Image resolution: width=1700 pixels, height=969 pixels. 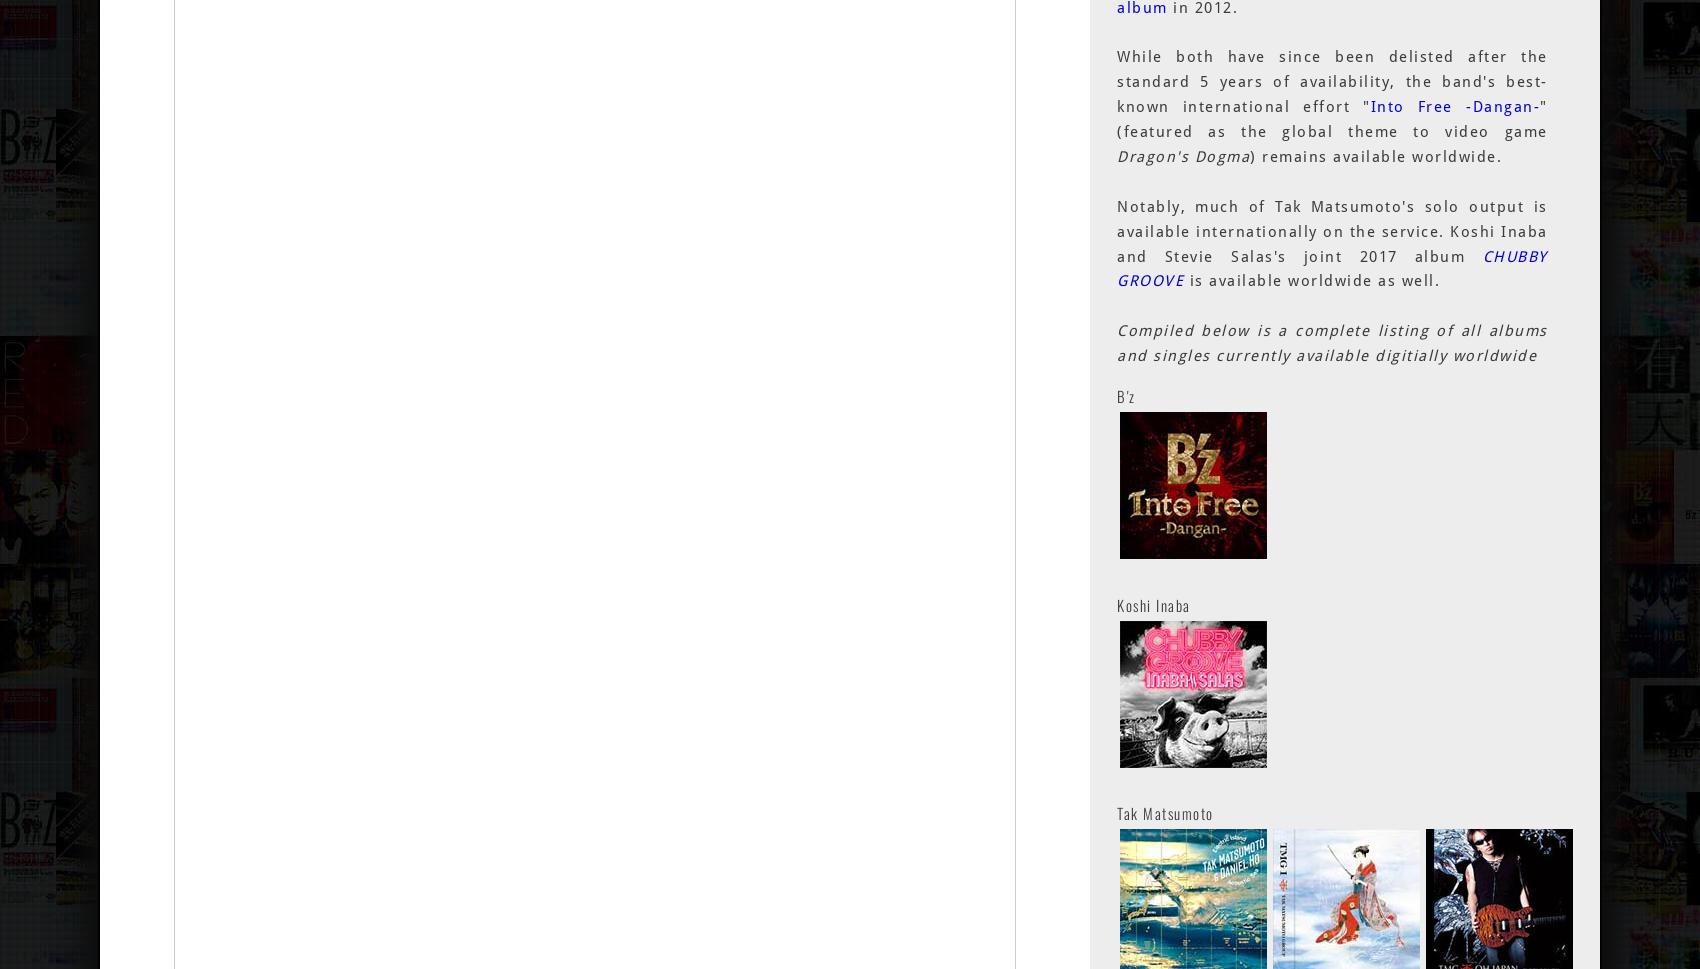 I want to click on 'Compiled below is a complete listing of all albums and singles currently available digitially worldwide', so click(x=1331, y=342).